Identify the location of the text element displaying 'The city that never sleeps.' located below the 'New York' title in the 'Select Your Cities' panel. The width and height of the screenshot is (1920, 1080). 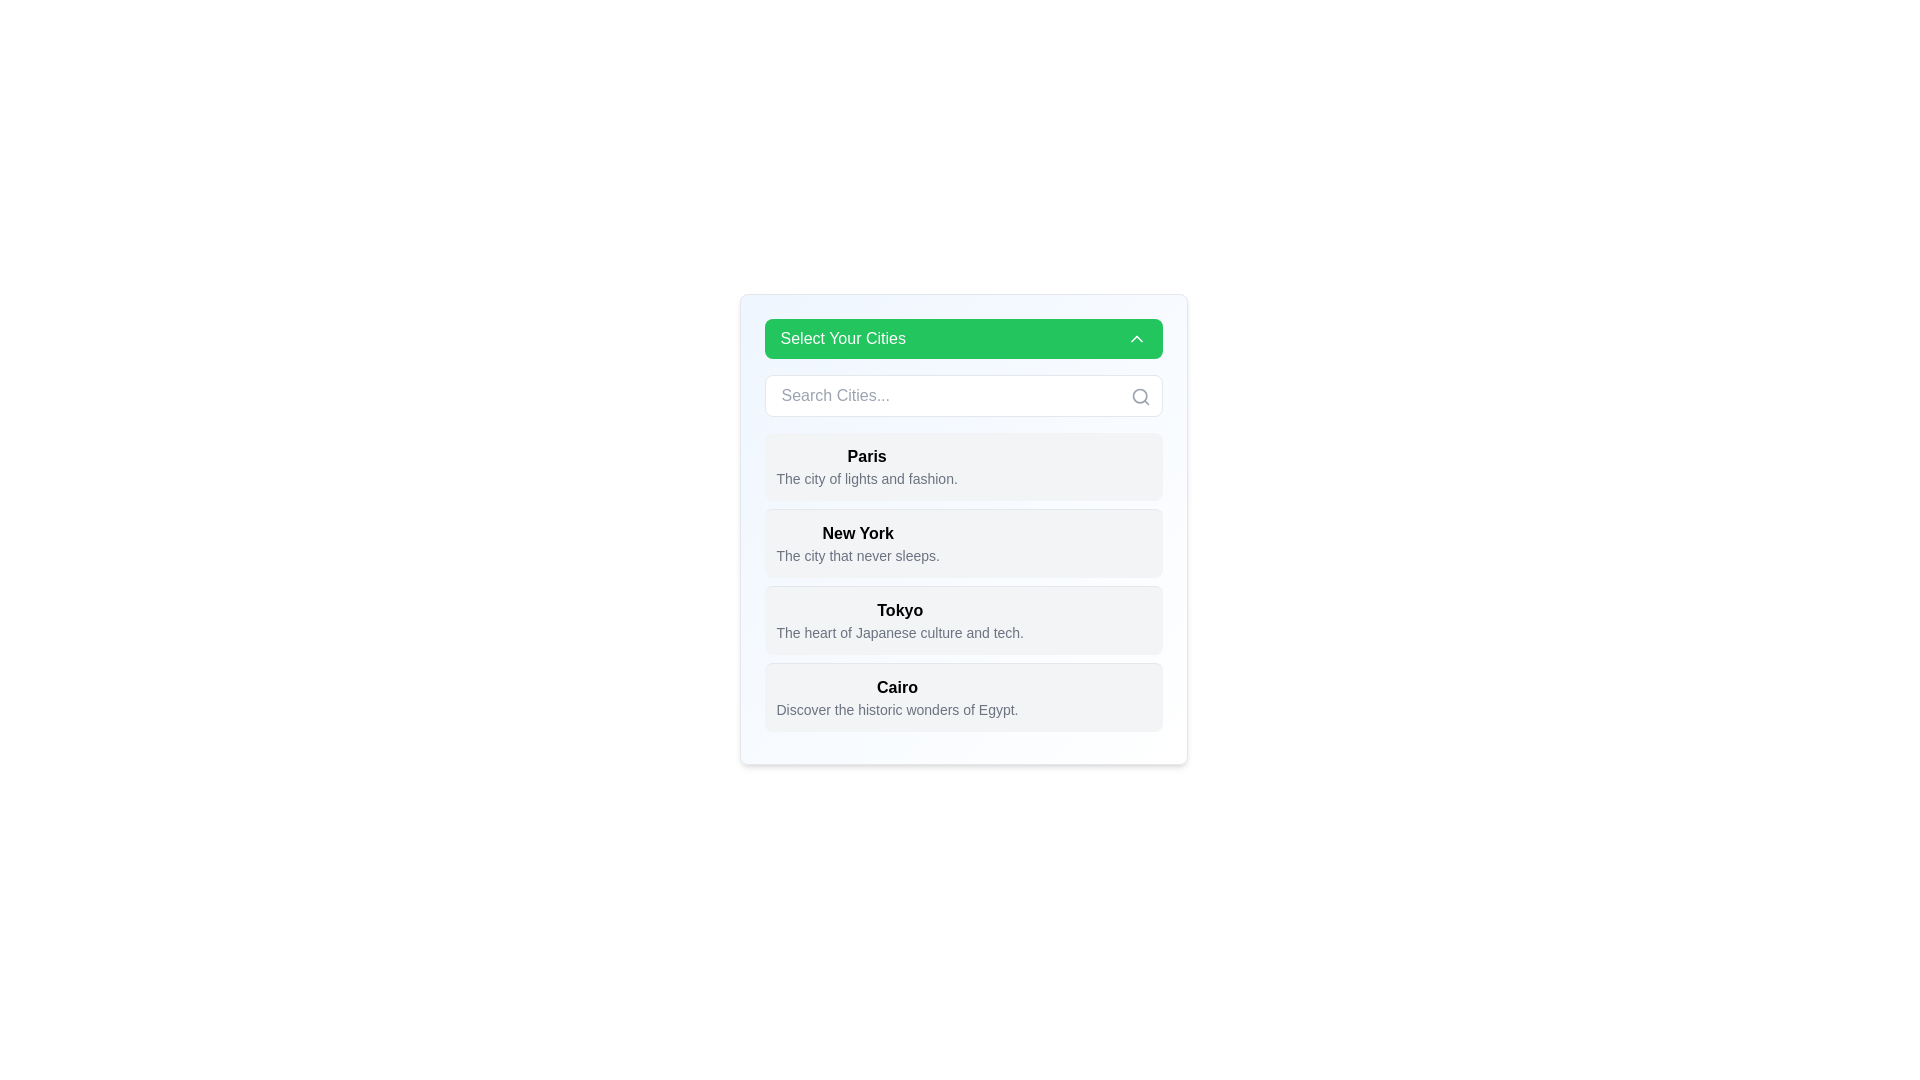
(858, 555).